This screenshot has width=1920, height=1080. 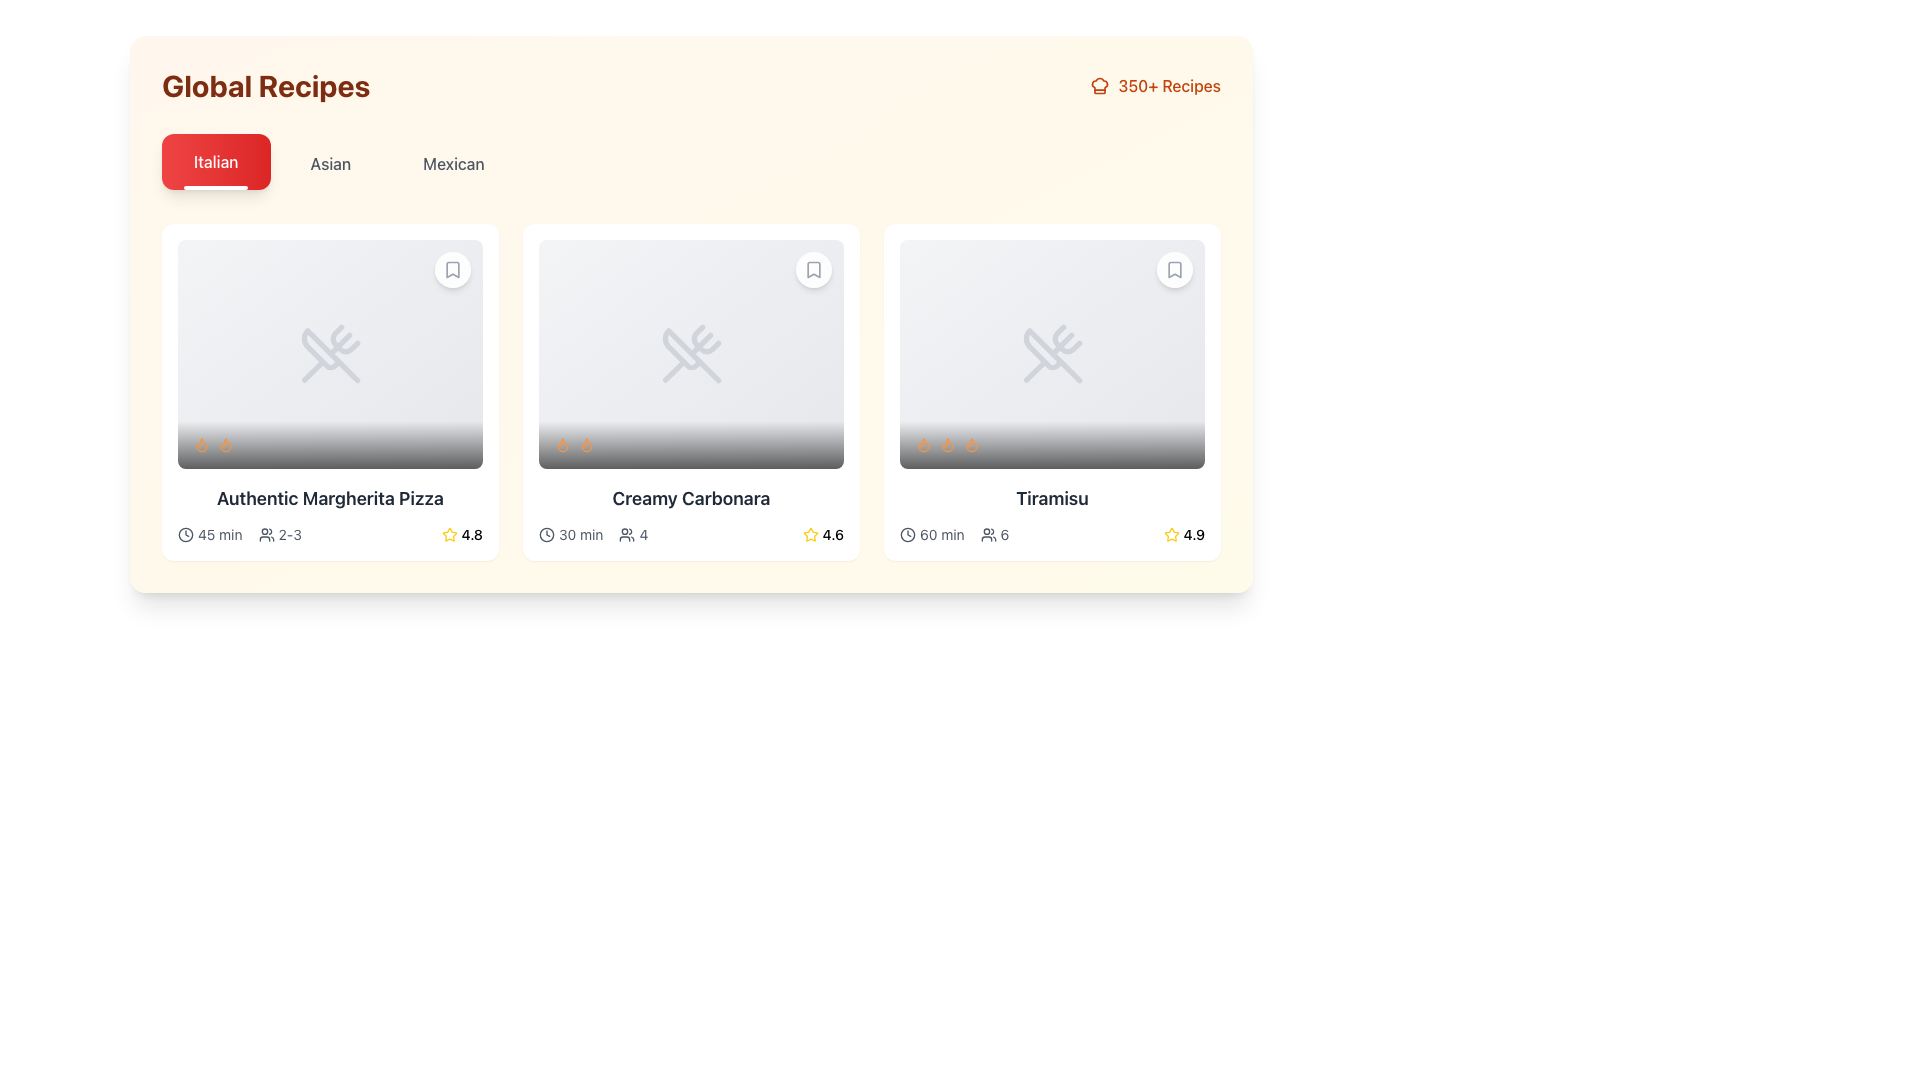 I want to click on the outer circular component of the clock icon located to the left of the text '30 min' in the second recipe card ('Creamy Carbonara'), so click(x=547, y=532).